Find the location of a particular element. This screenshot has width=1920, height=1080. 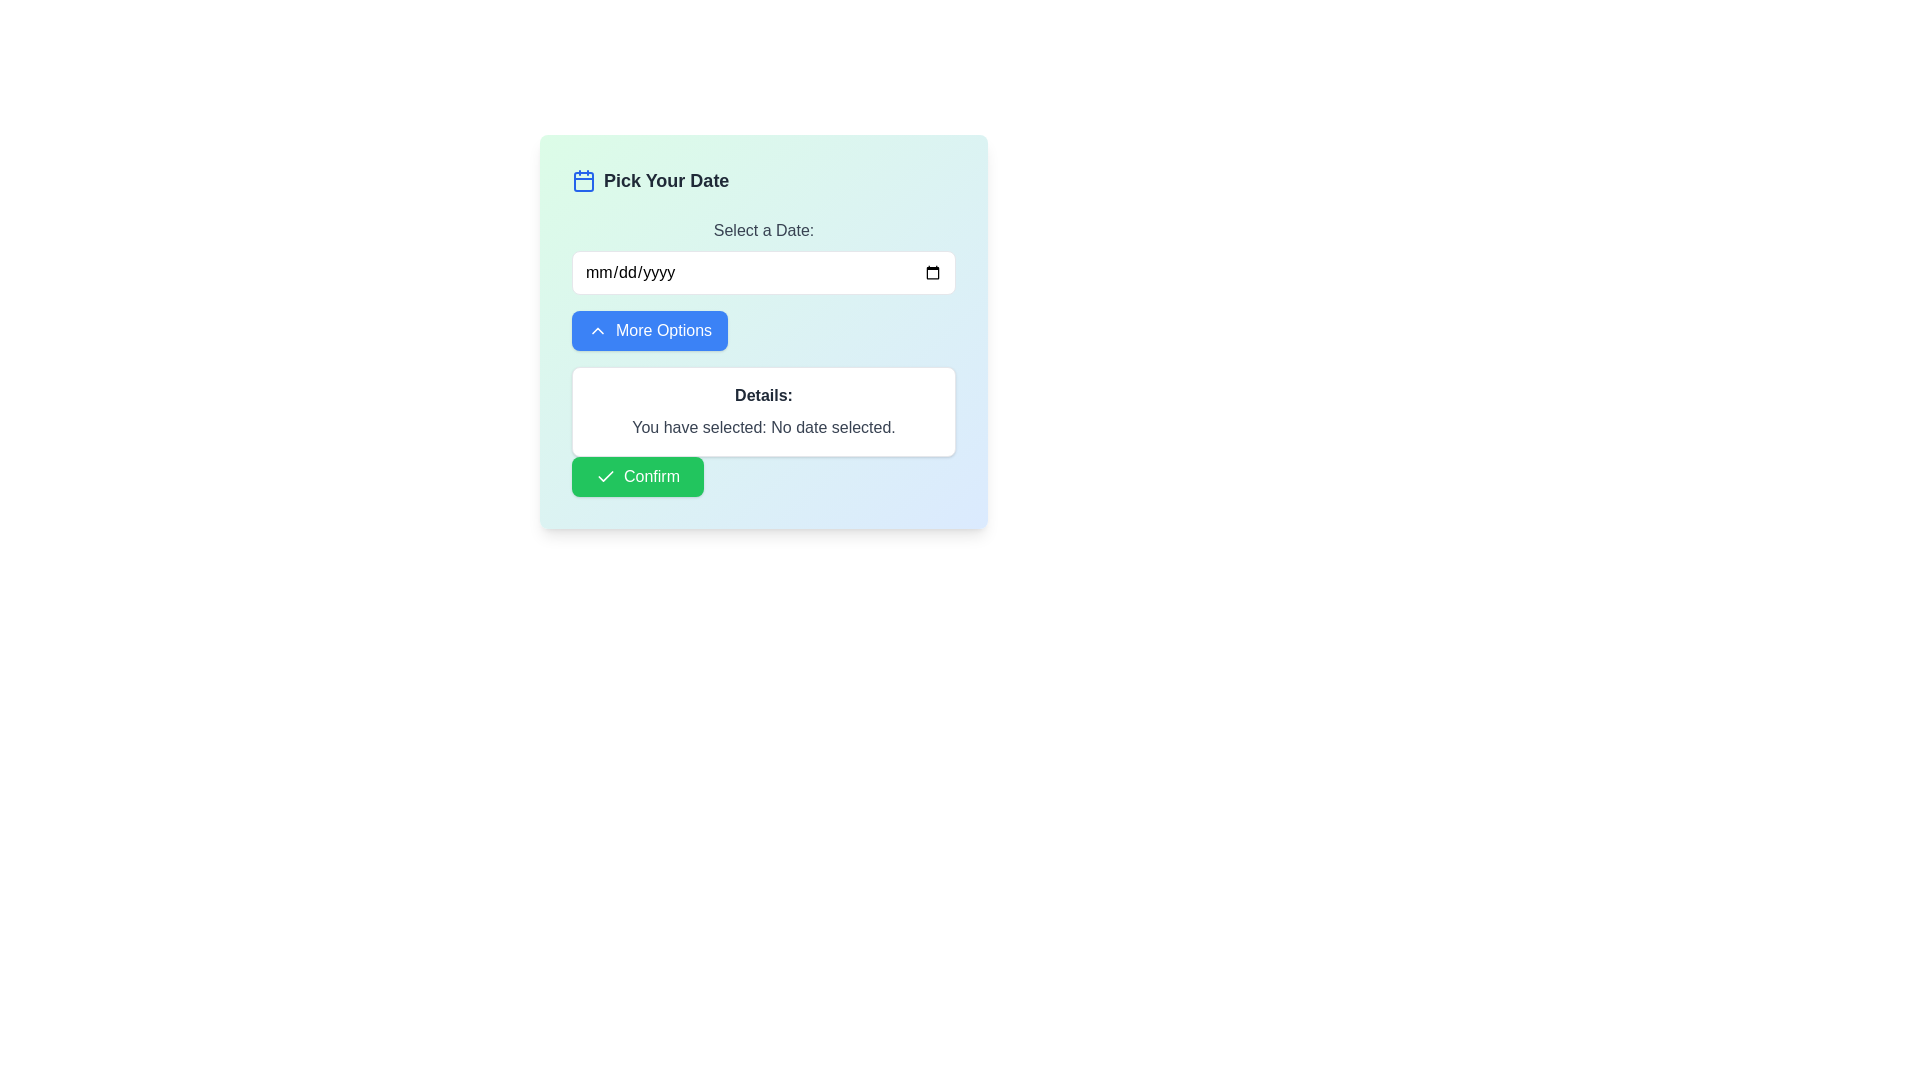

the upward direction icon located inside the 'More Options' button is located at coordinates (597, 330).